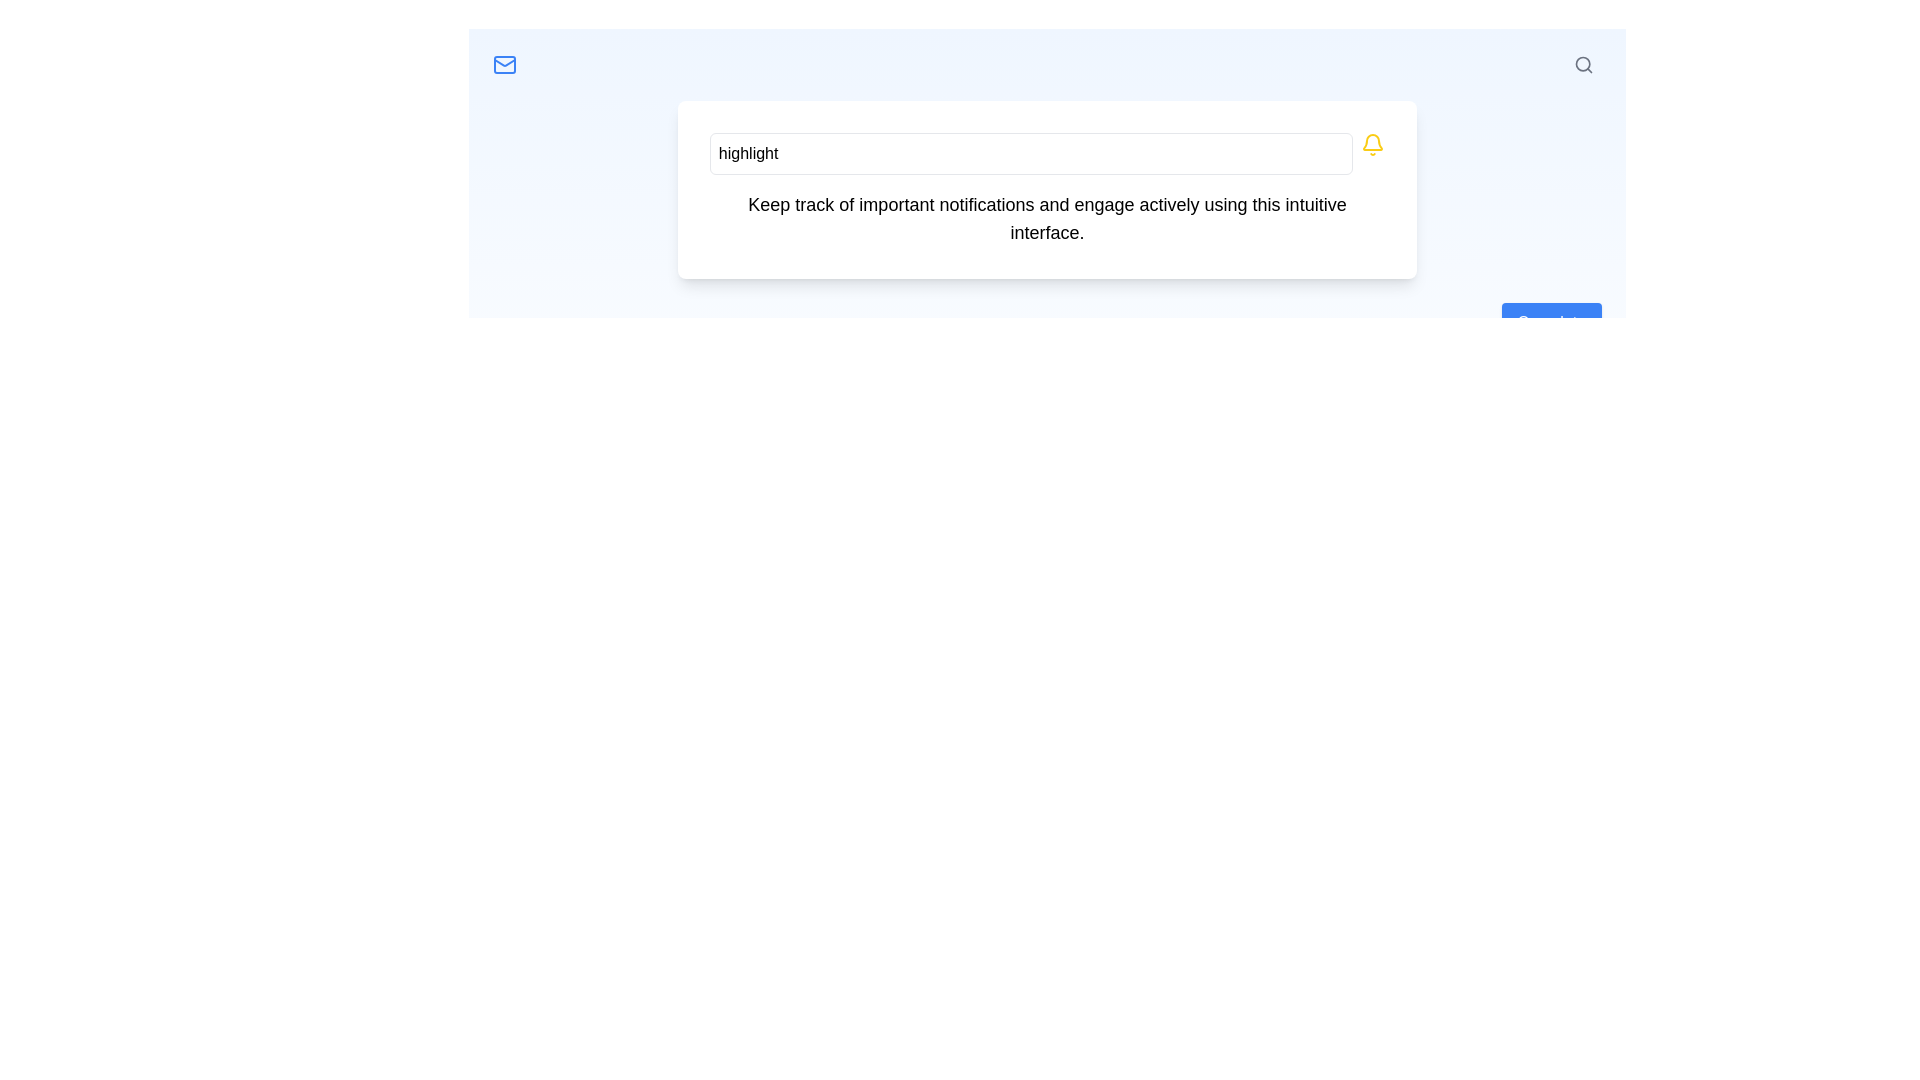 Image resolution: width=1920 pixels, height=1080 pixels. Describe the element at coordinates (1372, 144) in the screenshot. I see `the yellow bell icon` at that location.